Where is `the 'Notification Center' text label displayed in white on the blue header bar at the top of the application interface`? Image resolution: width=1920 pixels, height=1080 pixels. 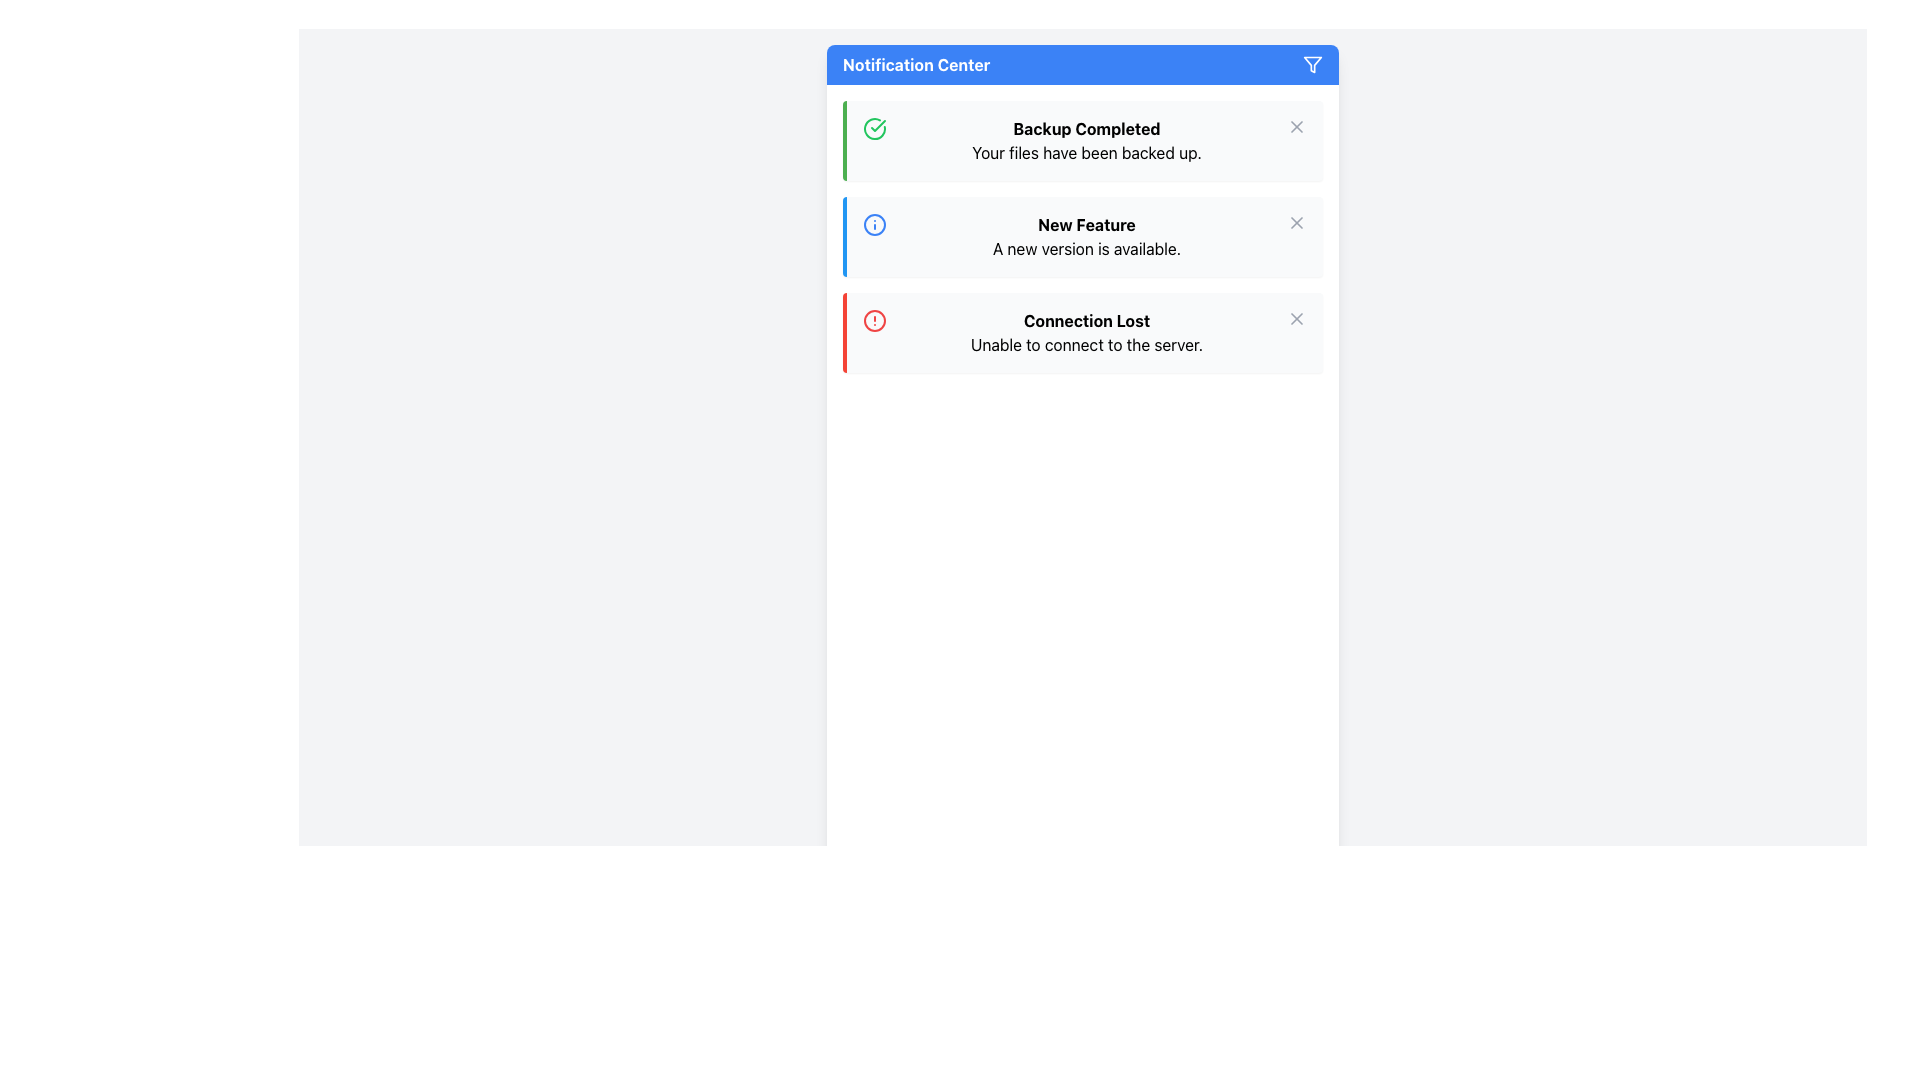
the 'Notification Center' text label displayed in white on the blue header bar at the top of the application interface is located at coordinates (915, 64).